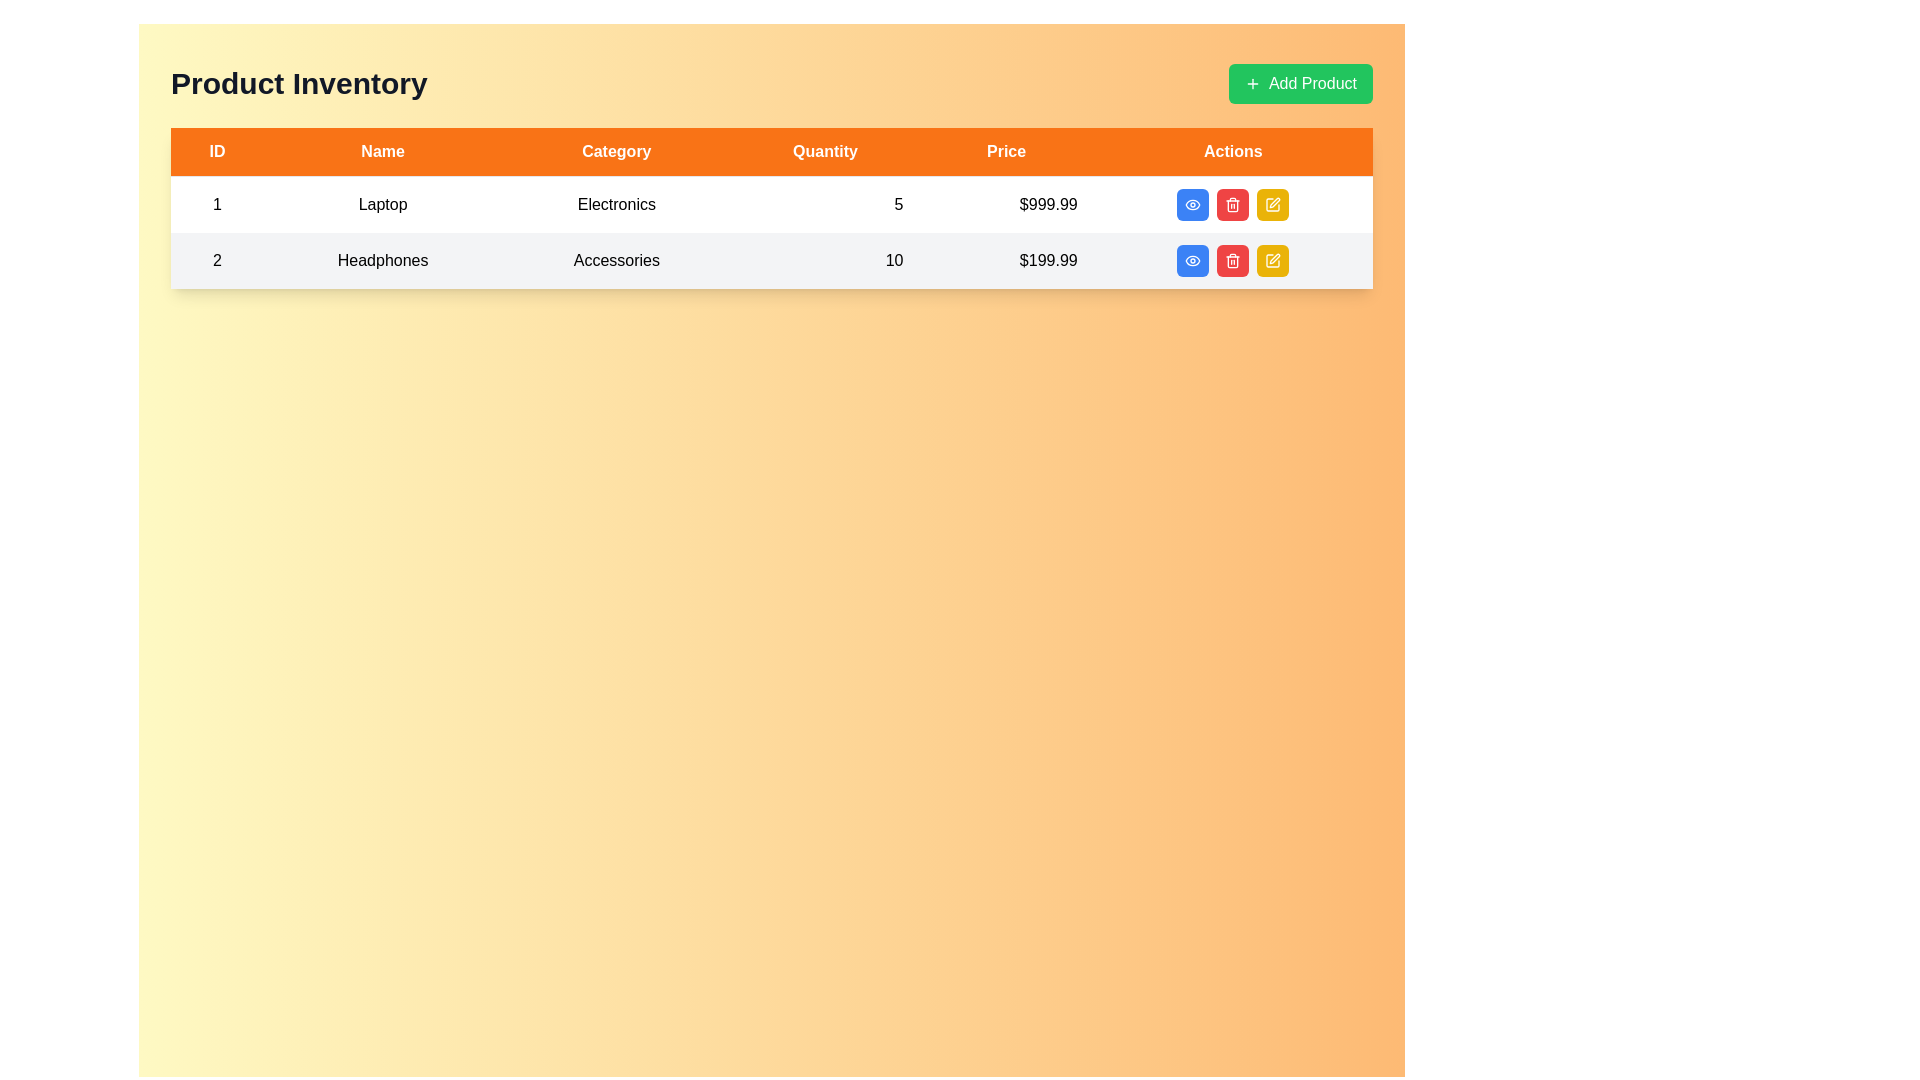 The image size is (1920, 1080). What do you see at coordinates (1232, 260) in the screenshot?
I see `the group of action buttons in the 'Actions' column of the second row of the product inventory table for the 'Headphones' product` at bounding box center [1232, 260].